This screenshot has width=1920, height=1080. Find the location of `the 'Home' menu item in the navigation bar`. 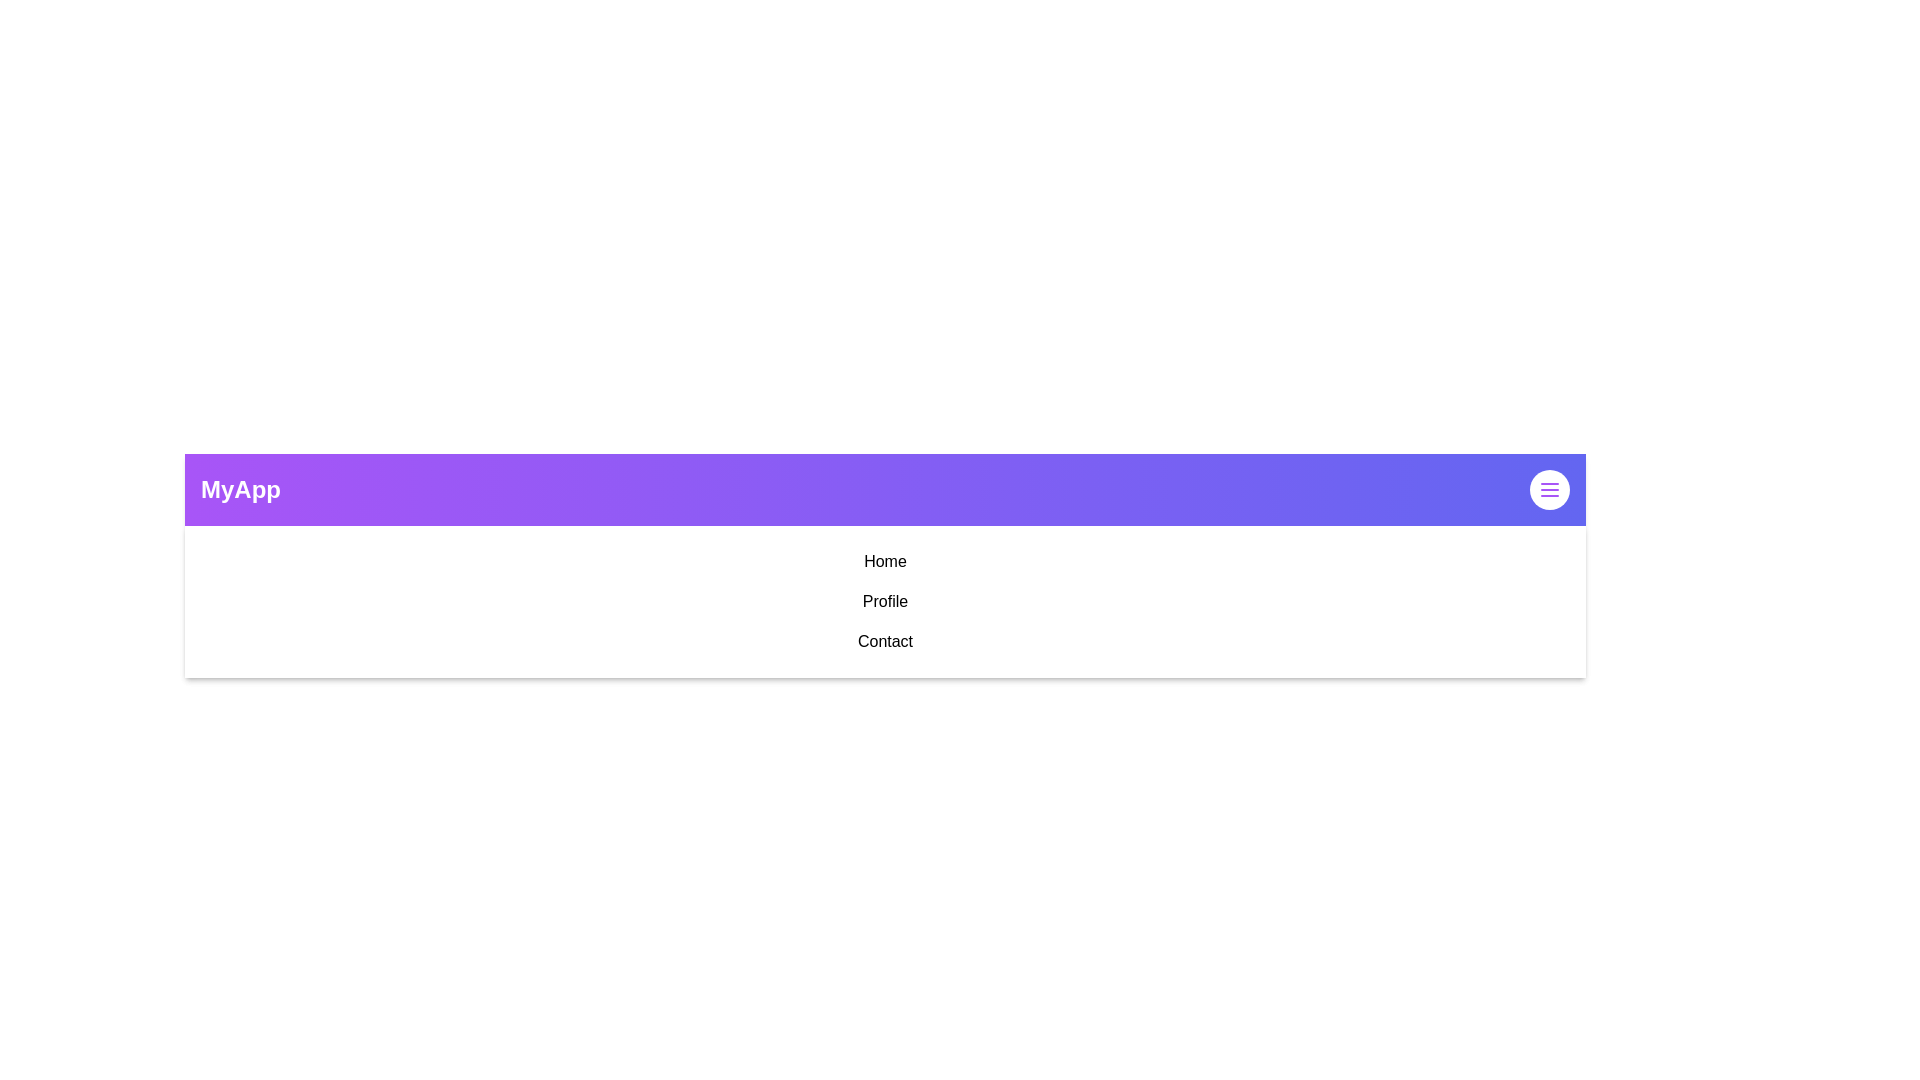

the 'Home' menu item in the navigation bar is located at coordinates (884, 562).